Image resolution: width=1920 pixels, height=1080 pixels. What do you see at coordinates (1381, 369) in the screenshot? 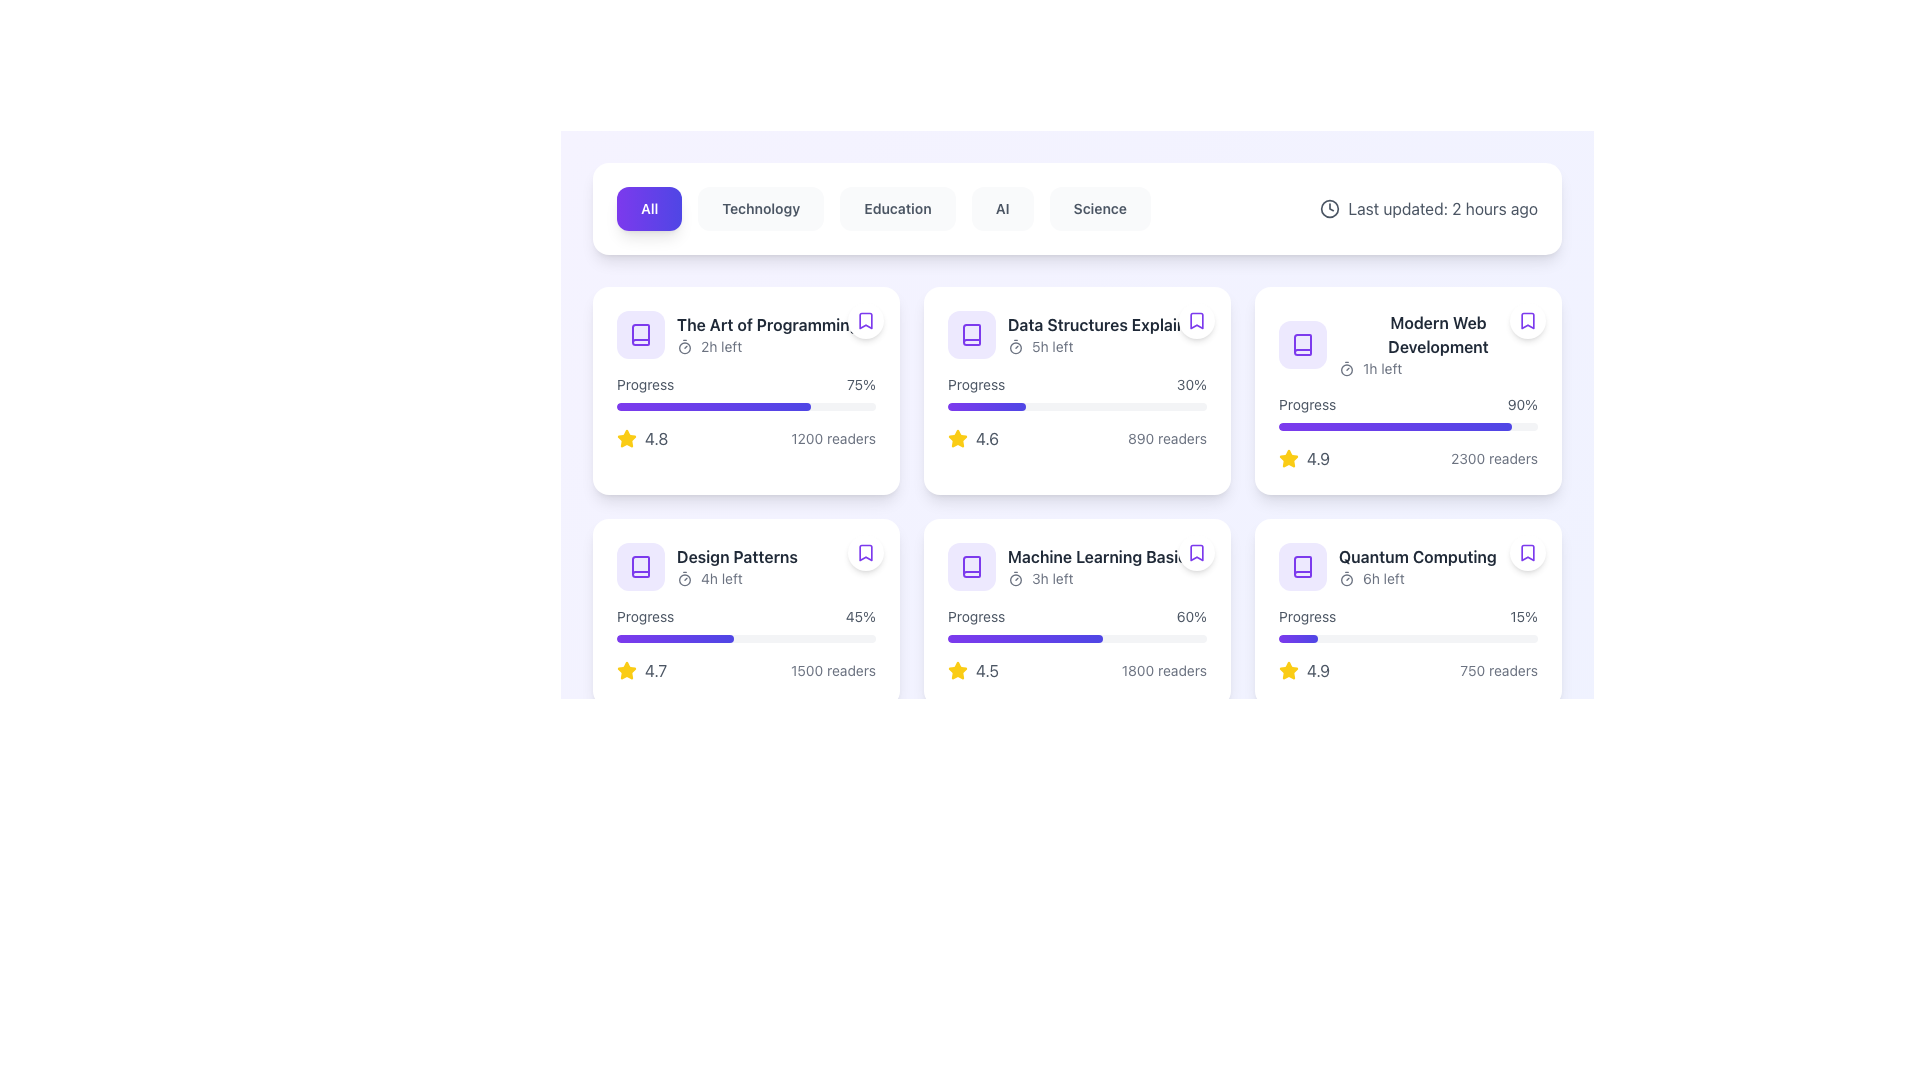
I see `the Text Label that displays the remaining time for the 'Modern Web Development' event, which is centrally located within the card and positioned below the main title` at bounding box center [1381, 369].